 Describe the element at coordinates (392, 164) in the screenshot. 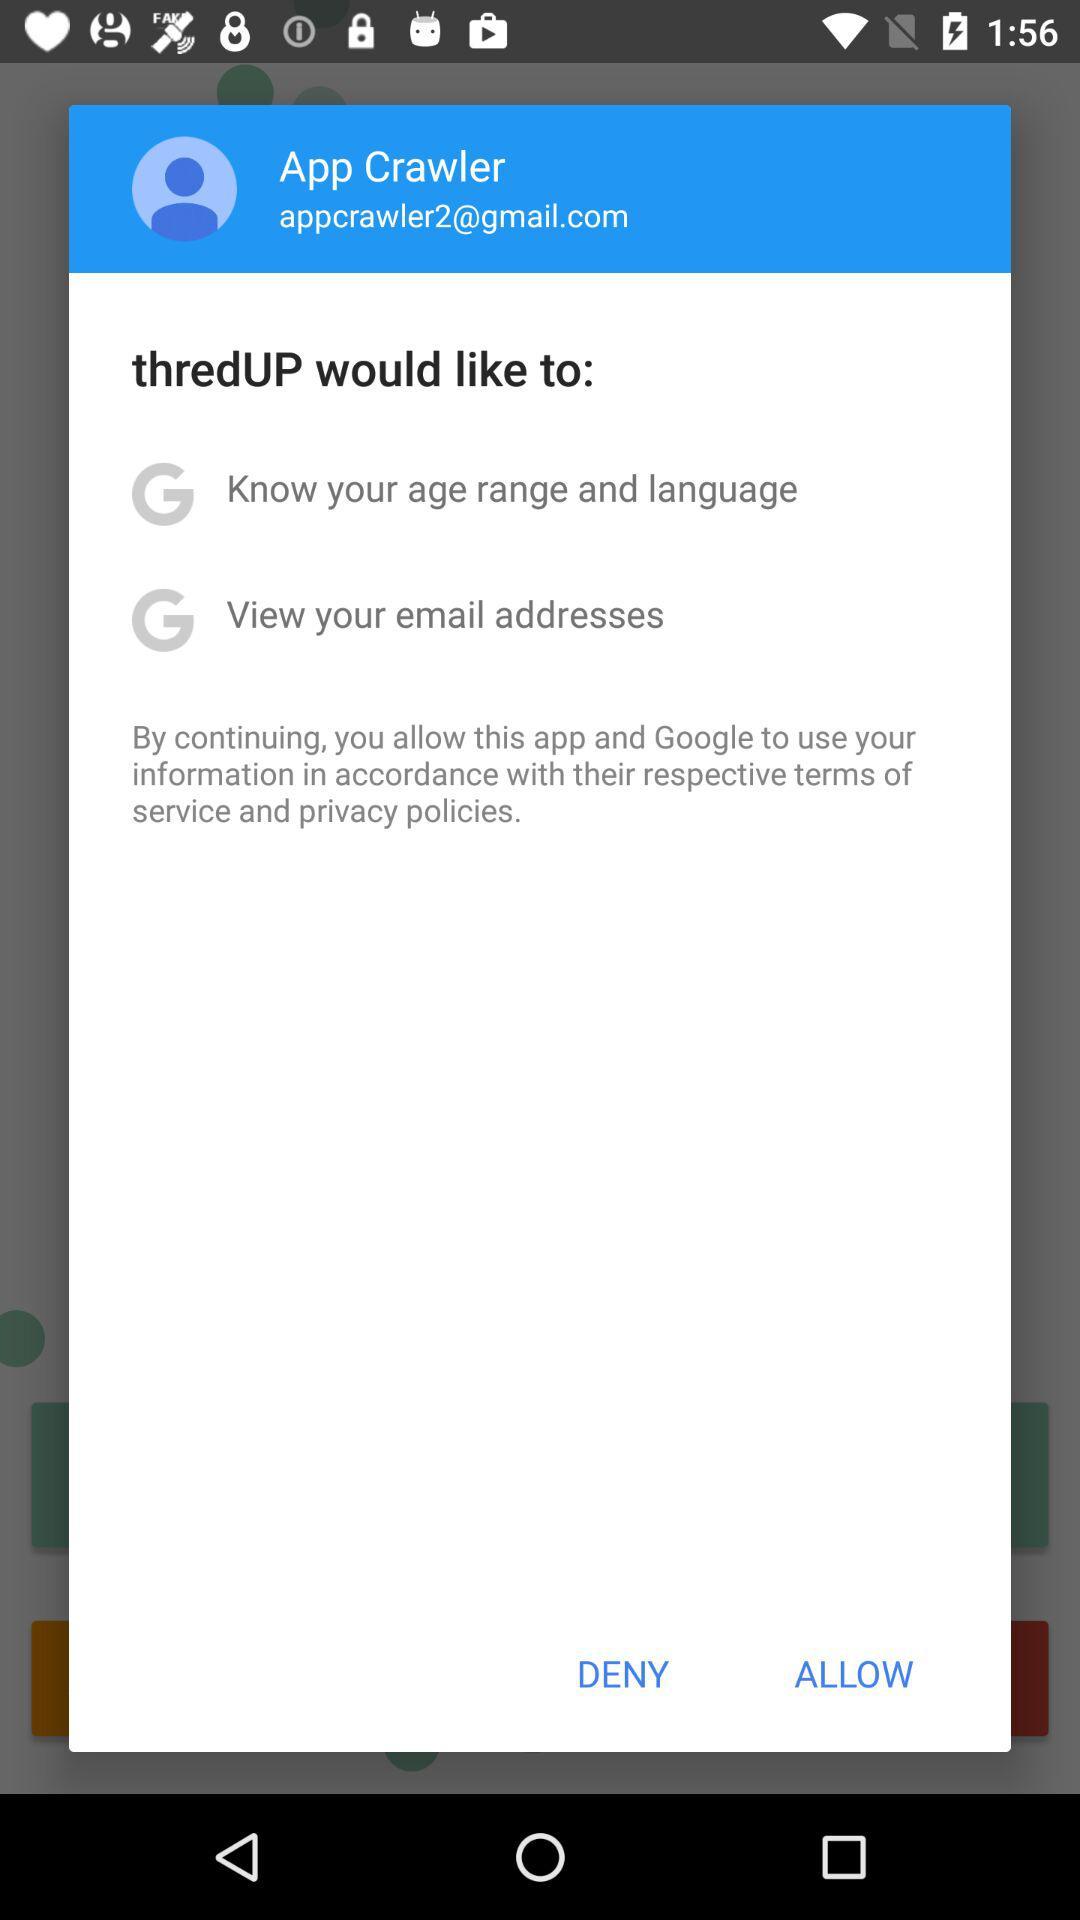

I see `app above appcrawler2@gmail.com icon` at that location.